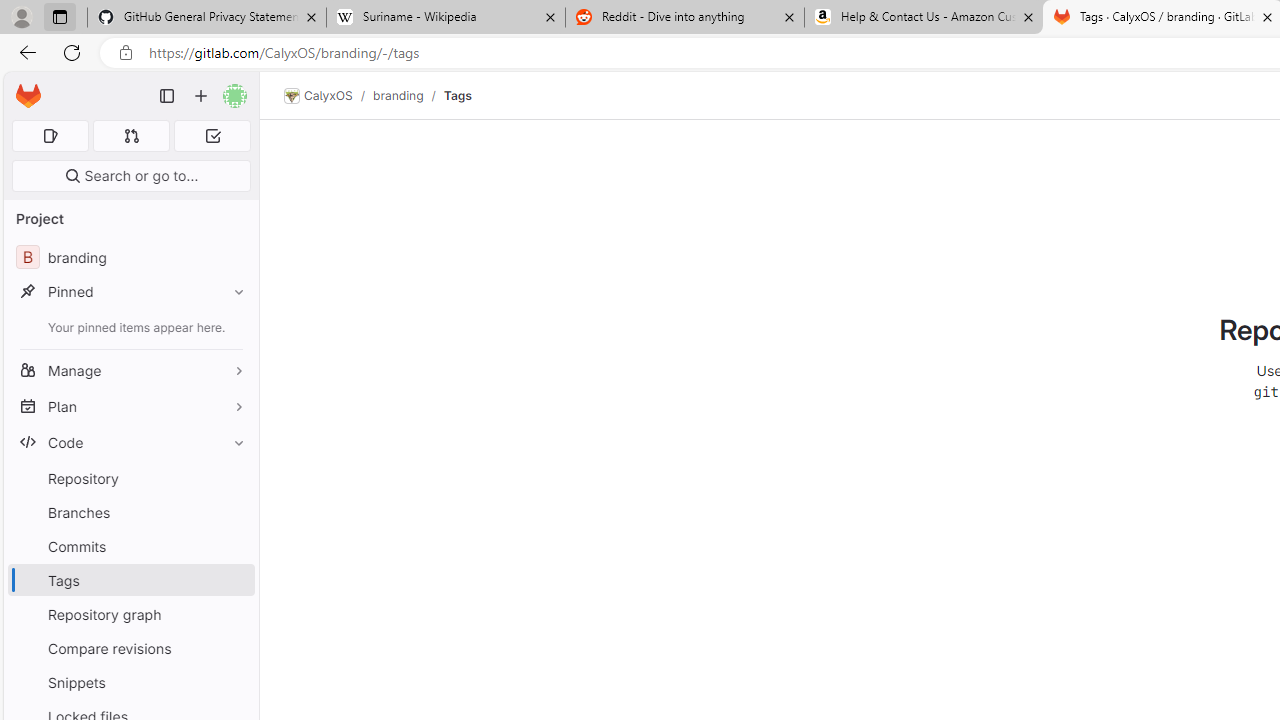 The height and width of the screenshot is (720, 1280). I want to click on 'Snippets', so click(130, 681).